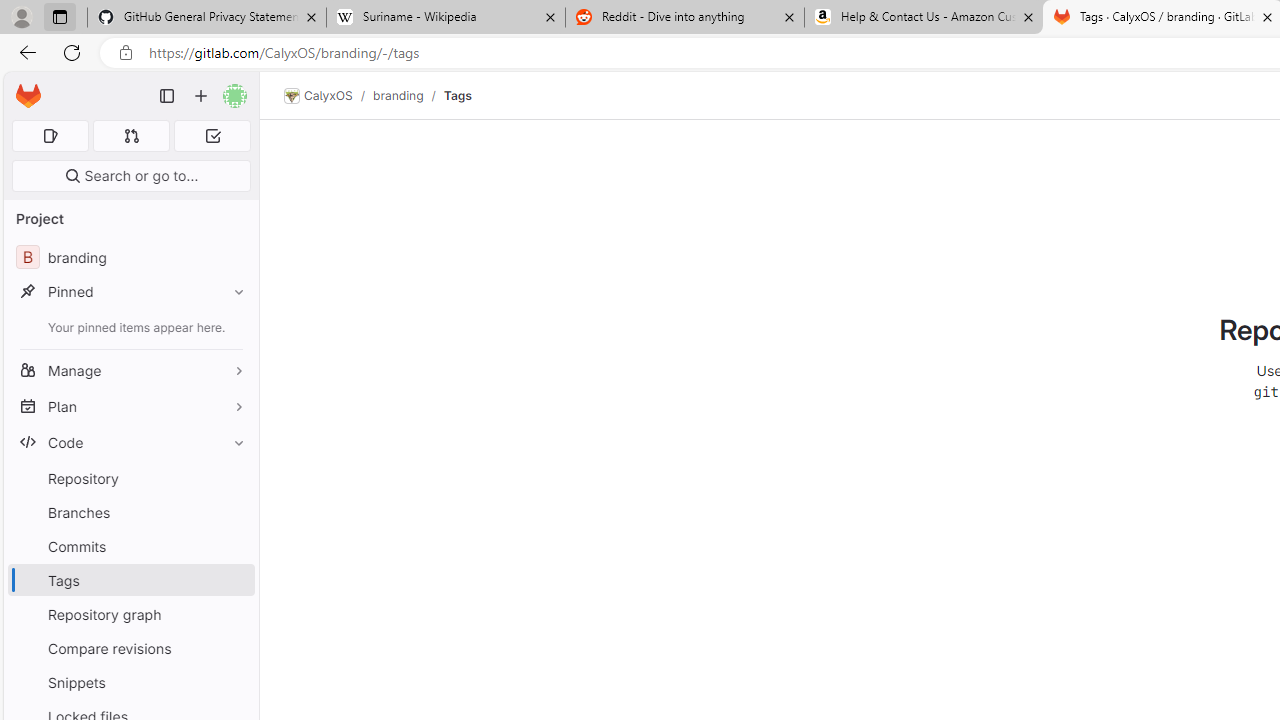 The height and width of the screenshot is (720, 1280). I want to click on 'Snippets', so click(130, 681).